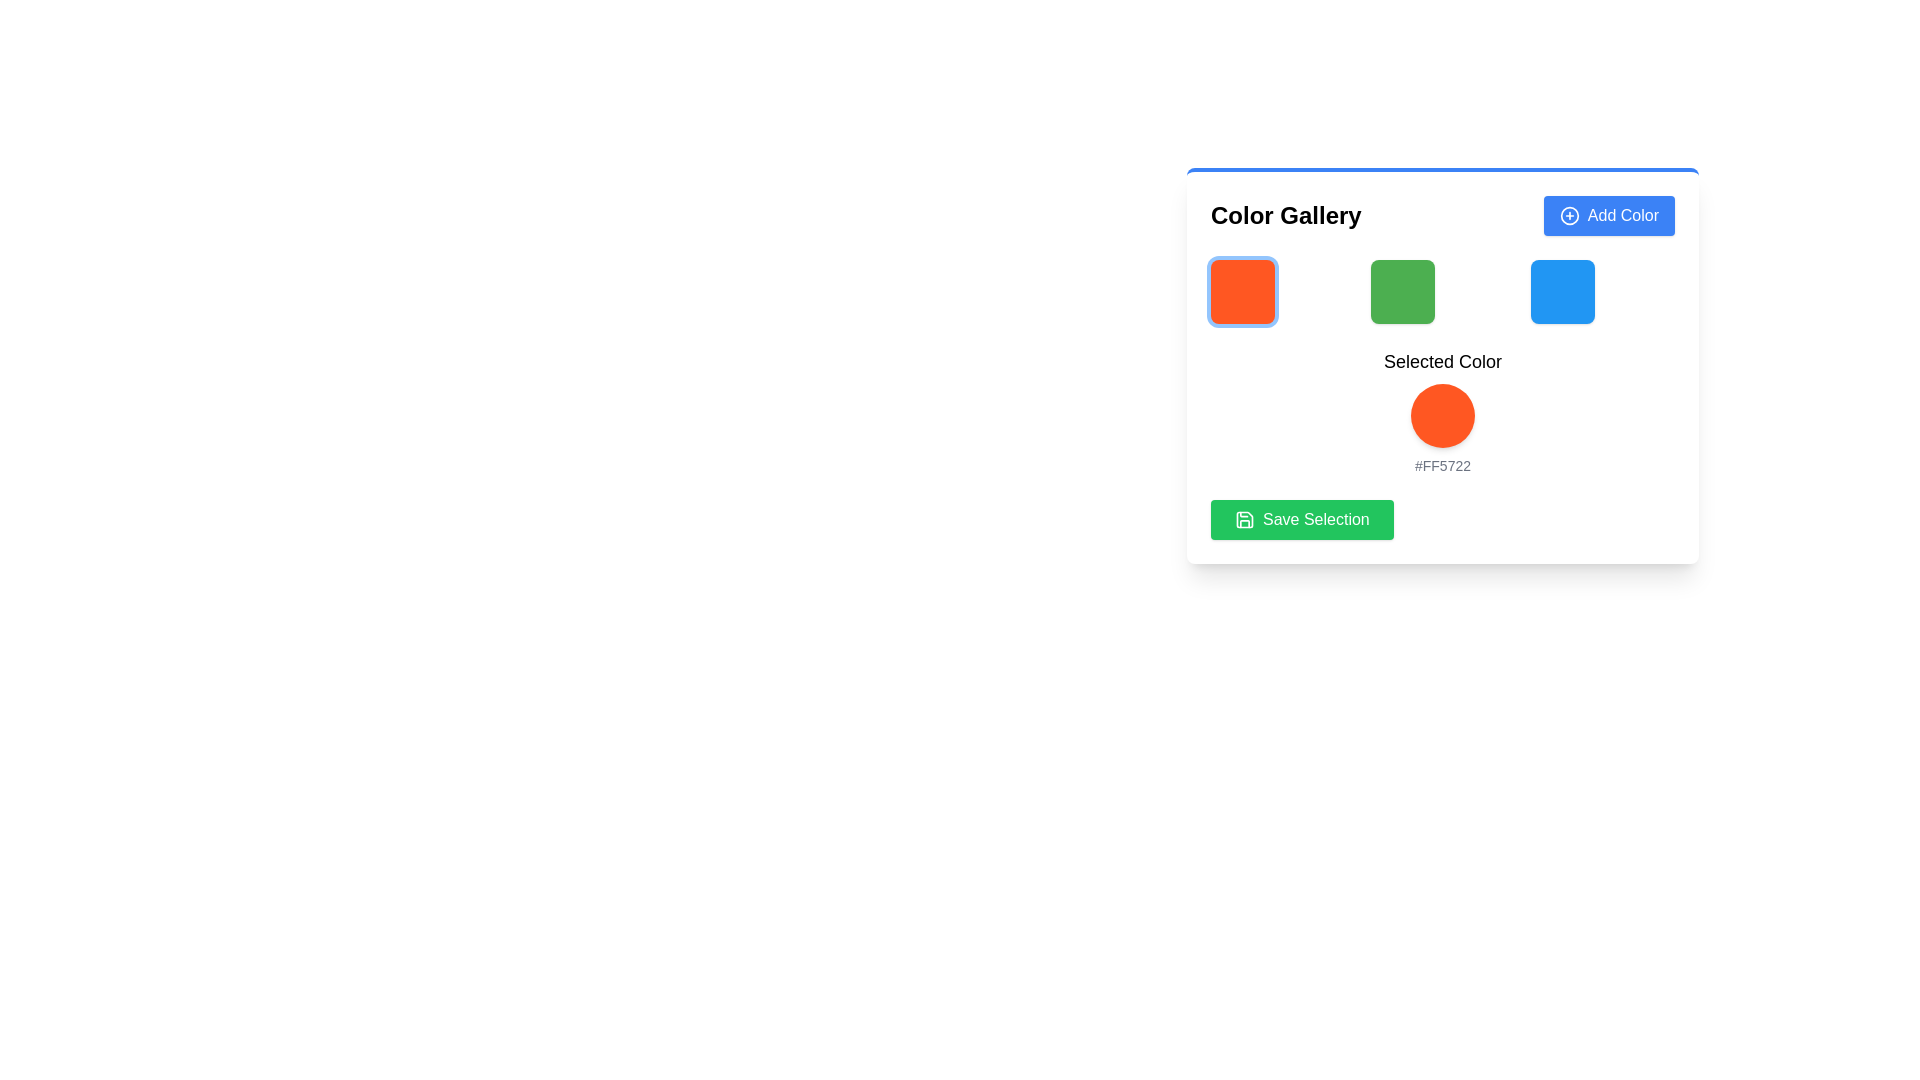  Describe the element at coordinates (1568, 216) in the screenshot. I see `the circular icon with a plus sign inside, part of the 'Add Color' button located at the top-right corner of the card interface` at that location.